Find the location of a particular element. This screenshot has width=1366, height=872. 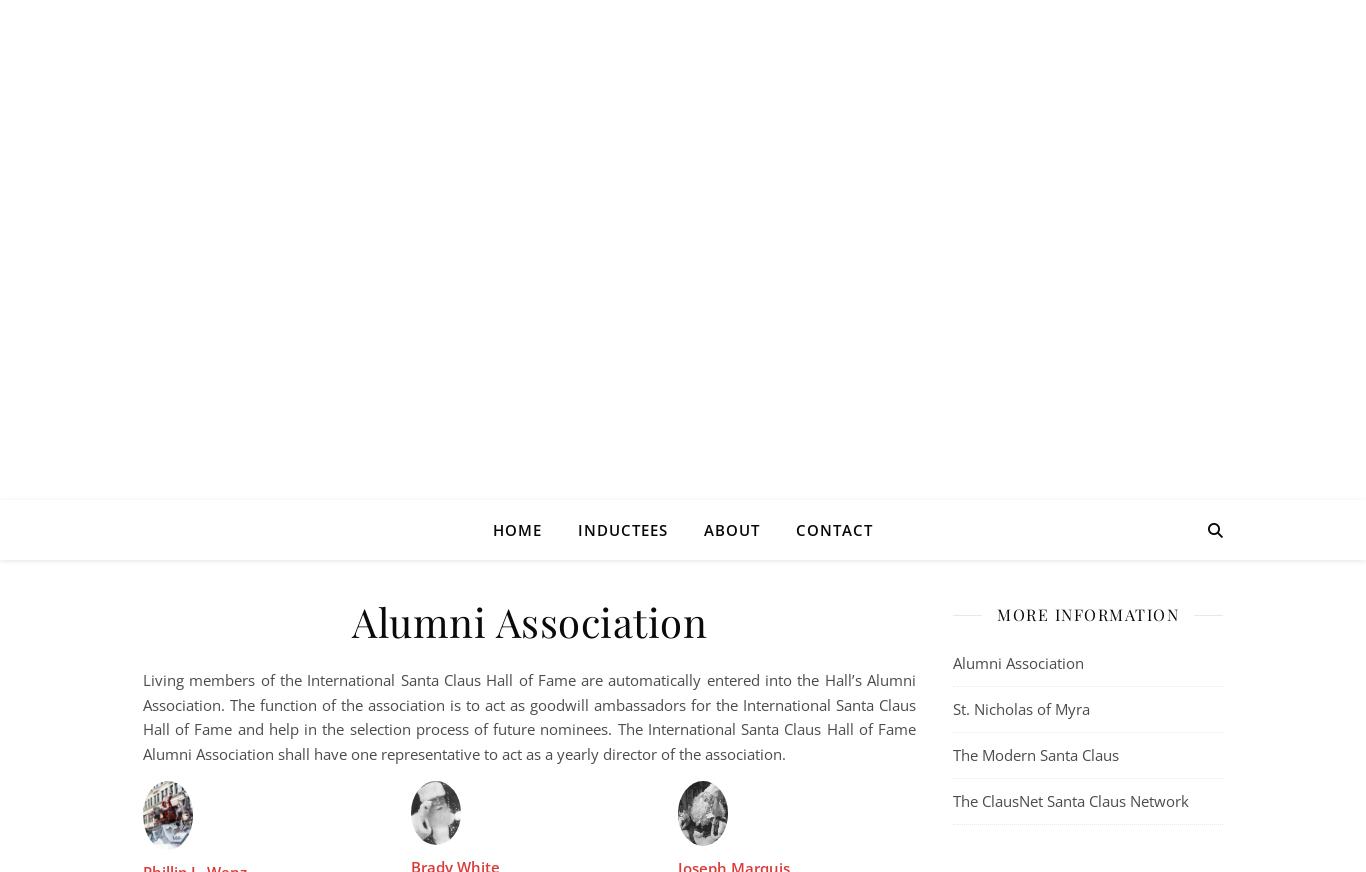

'More Information' is located at coordinates (1087, 614).